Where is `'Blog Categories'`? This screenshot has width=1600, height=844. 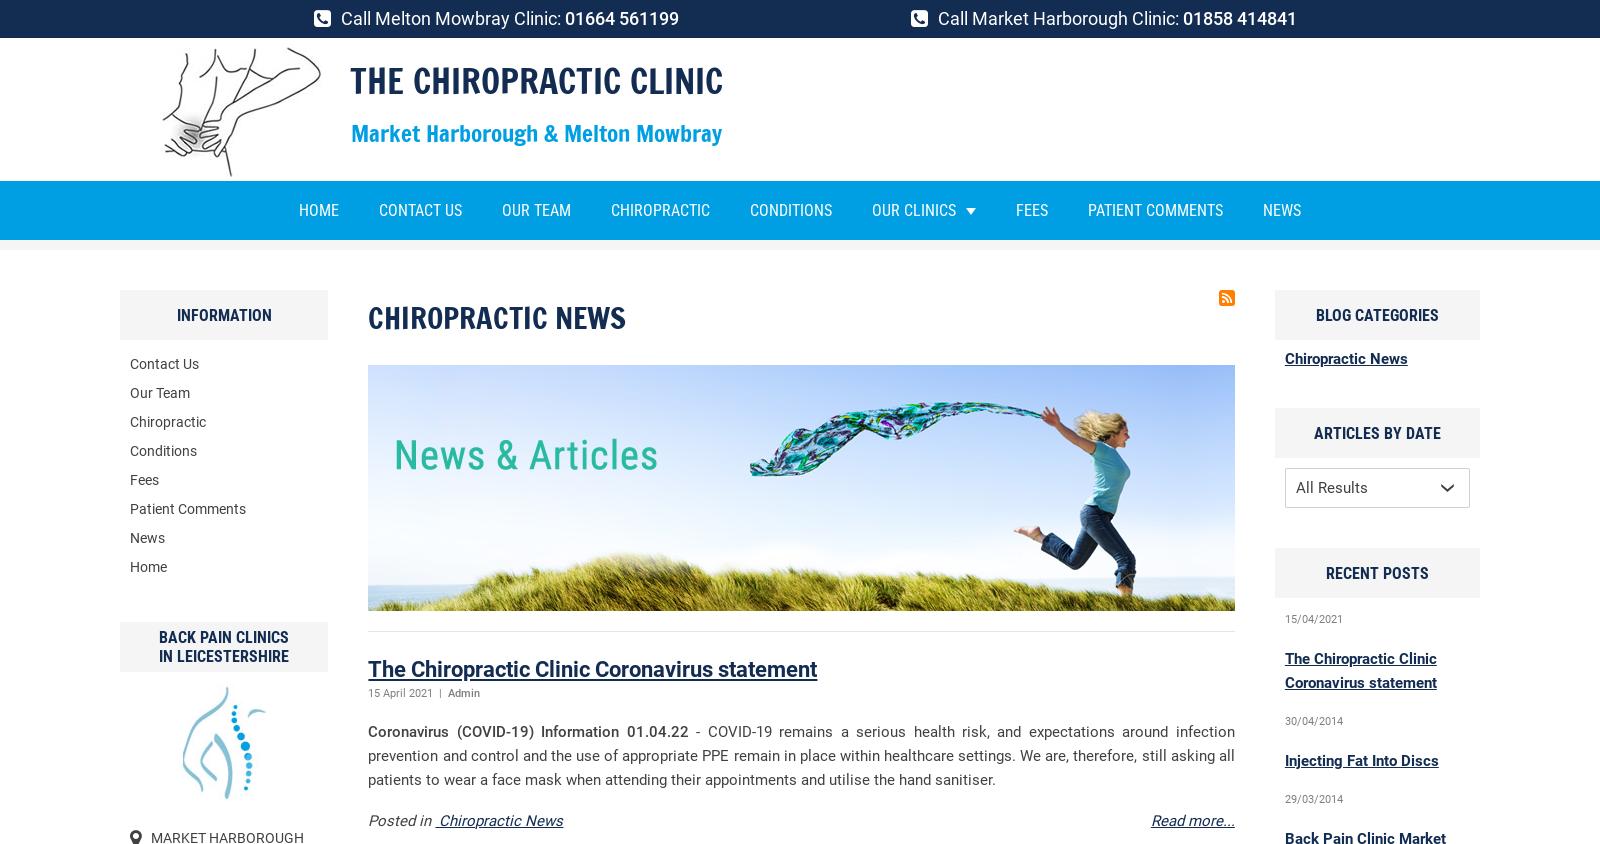
'Blog Categories' is located at coordinates (1314, 313).